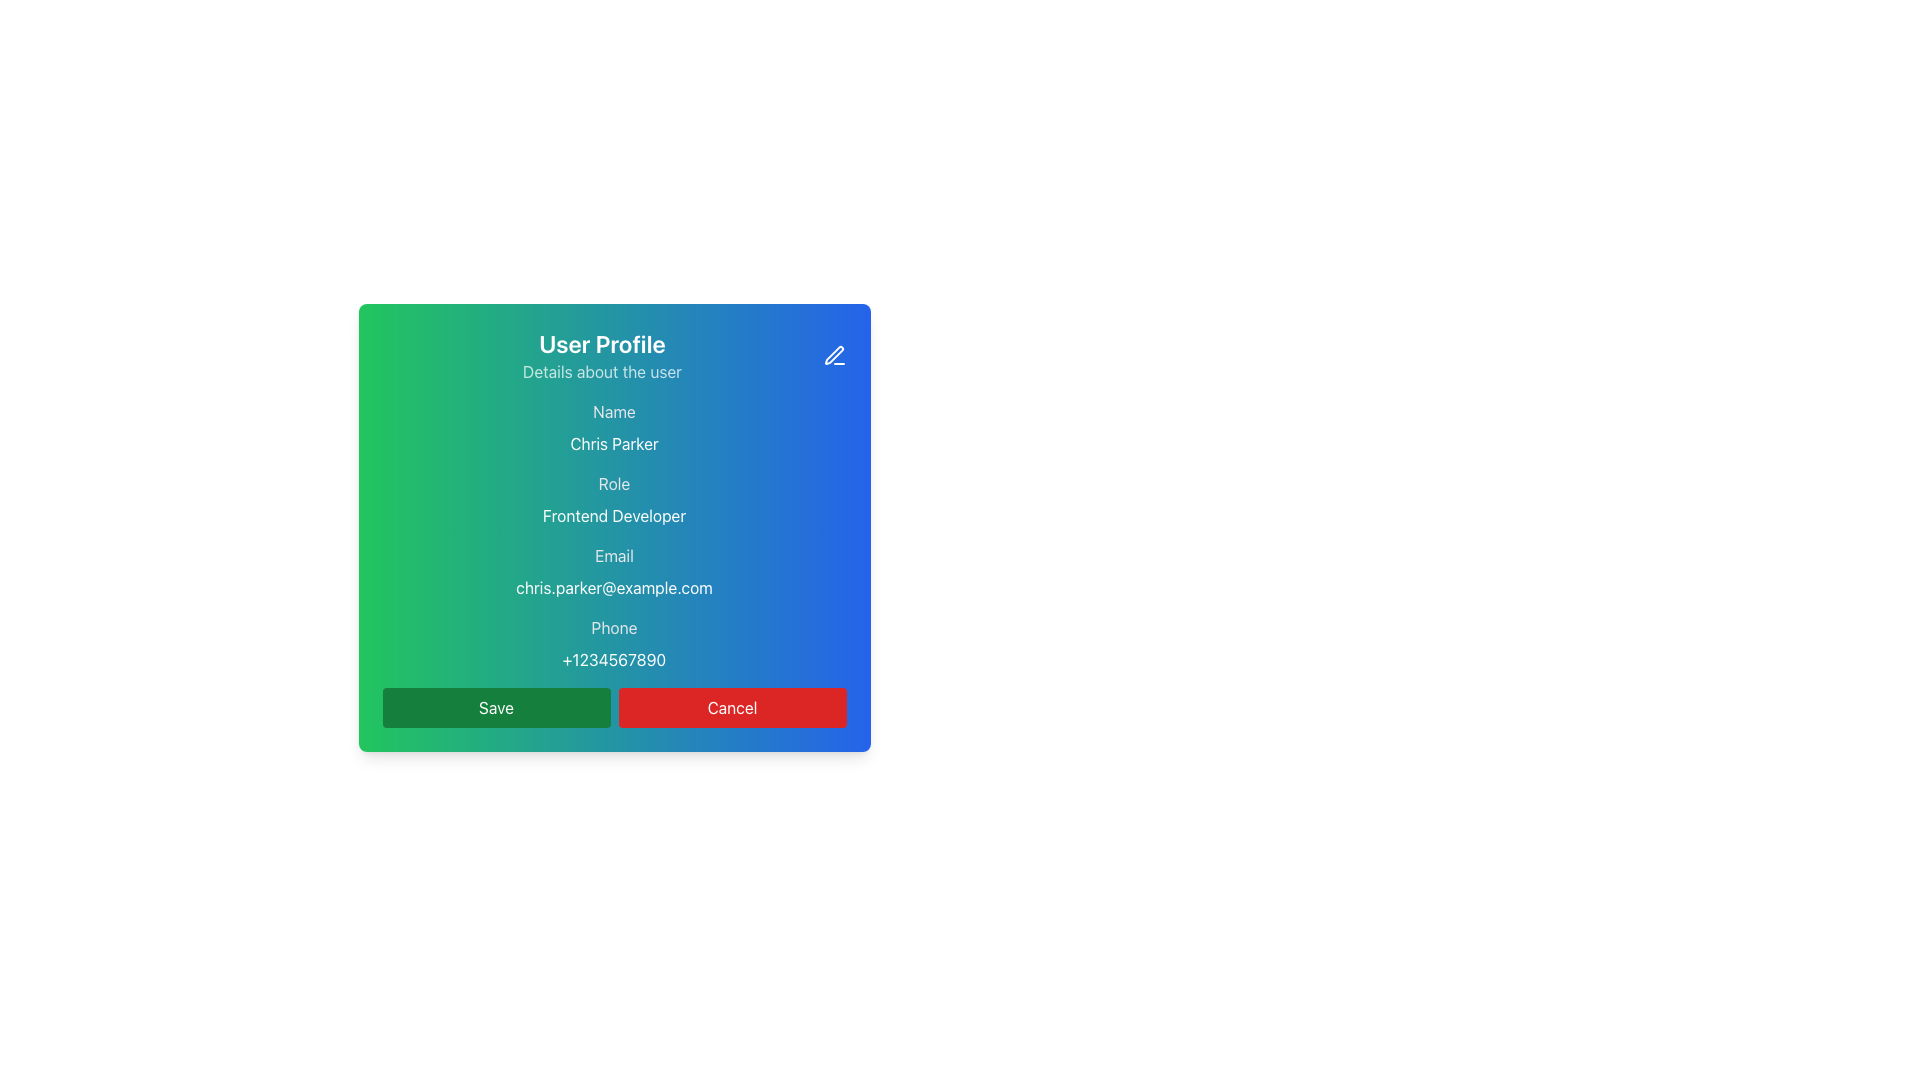 The height and width of the screenshot is (1080, 1920). Describe the element at coordinates (613, 499) in the screenshot. I see `the Text Display element that shows 'Role' and 'Frontend Developer', located in the middle of the user profile card, below the 'Name' section and above the 'Email' section` at that location.